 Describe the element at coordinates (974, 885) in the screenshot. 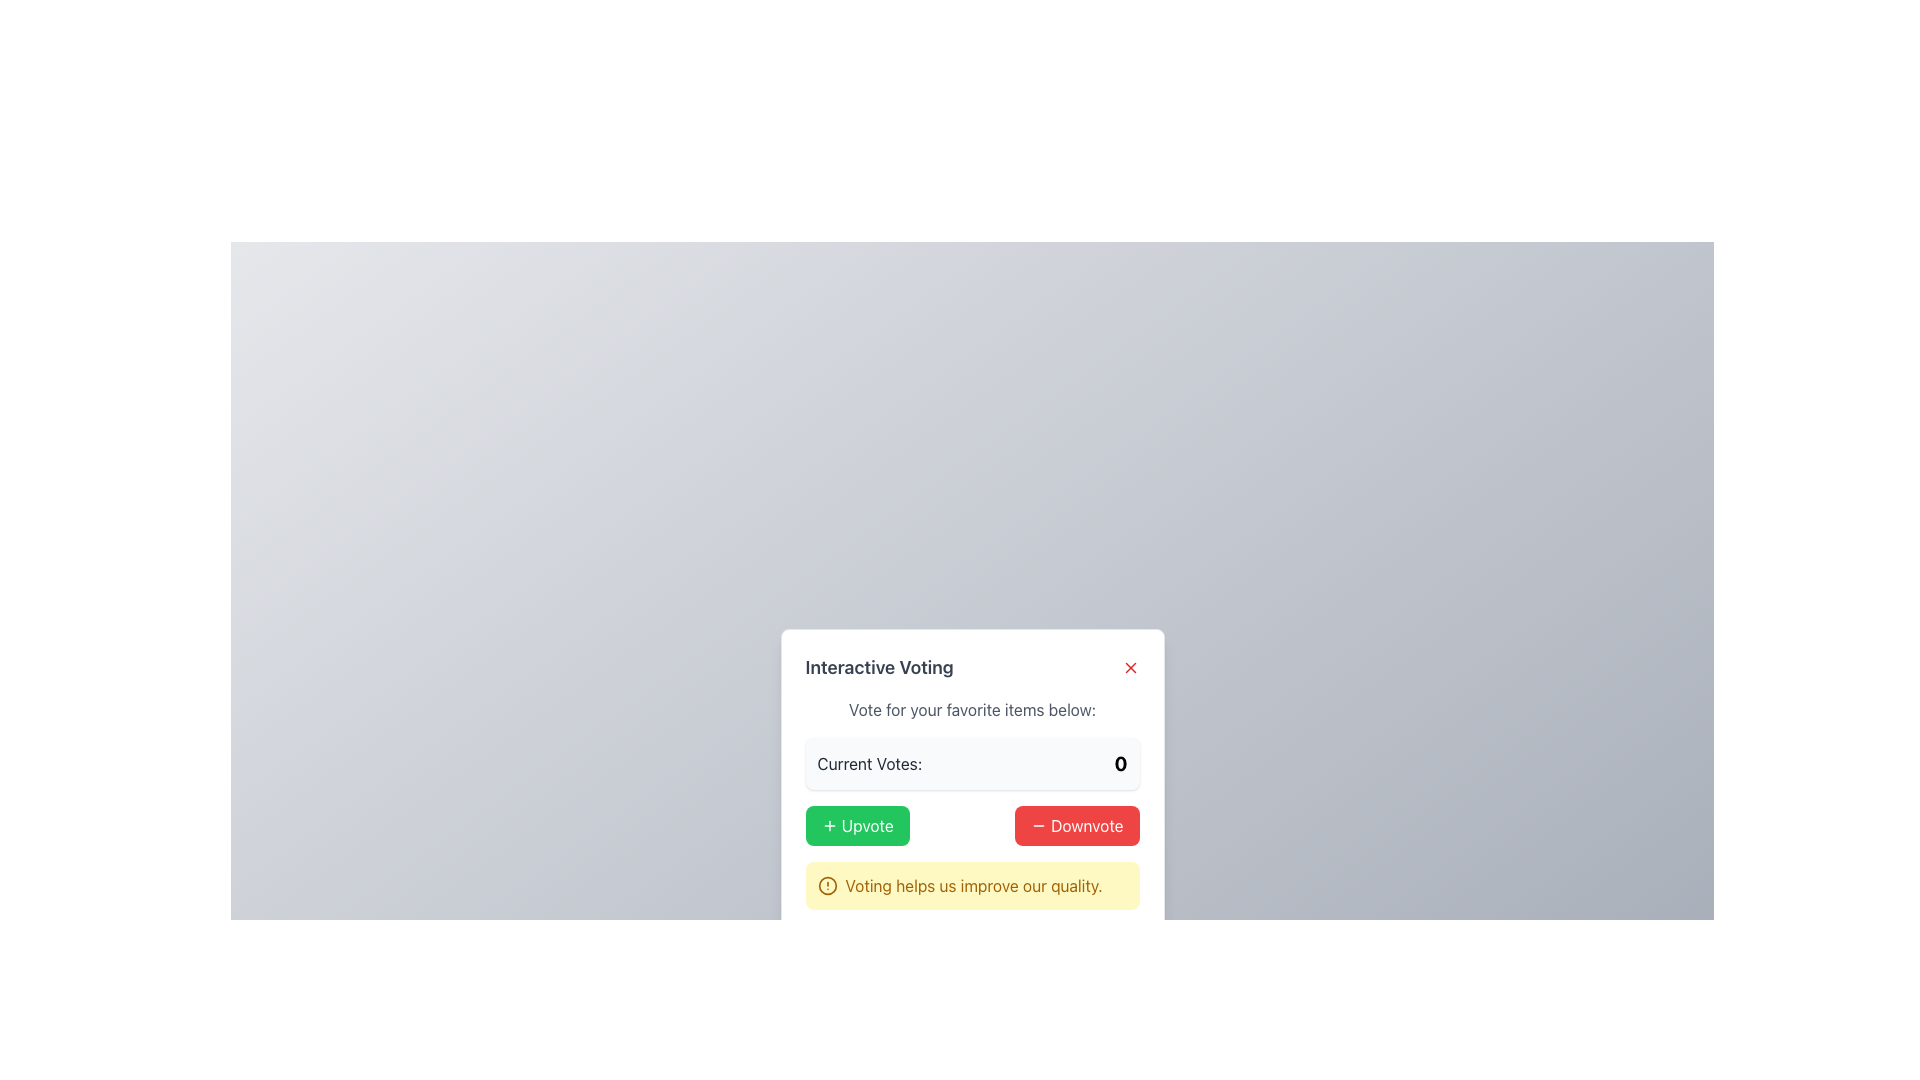

I see `the text label providing an encouraging message about the utility of voting, located in a rounded yellow box at the bottom of the voting interface` at that location.